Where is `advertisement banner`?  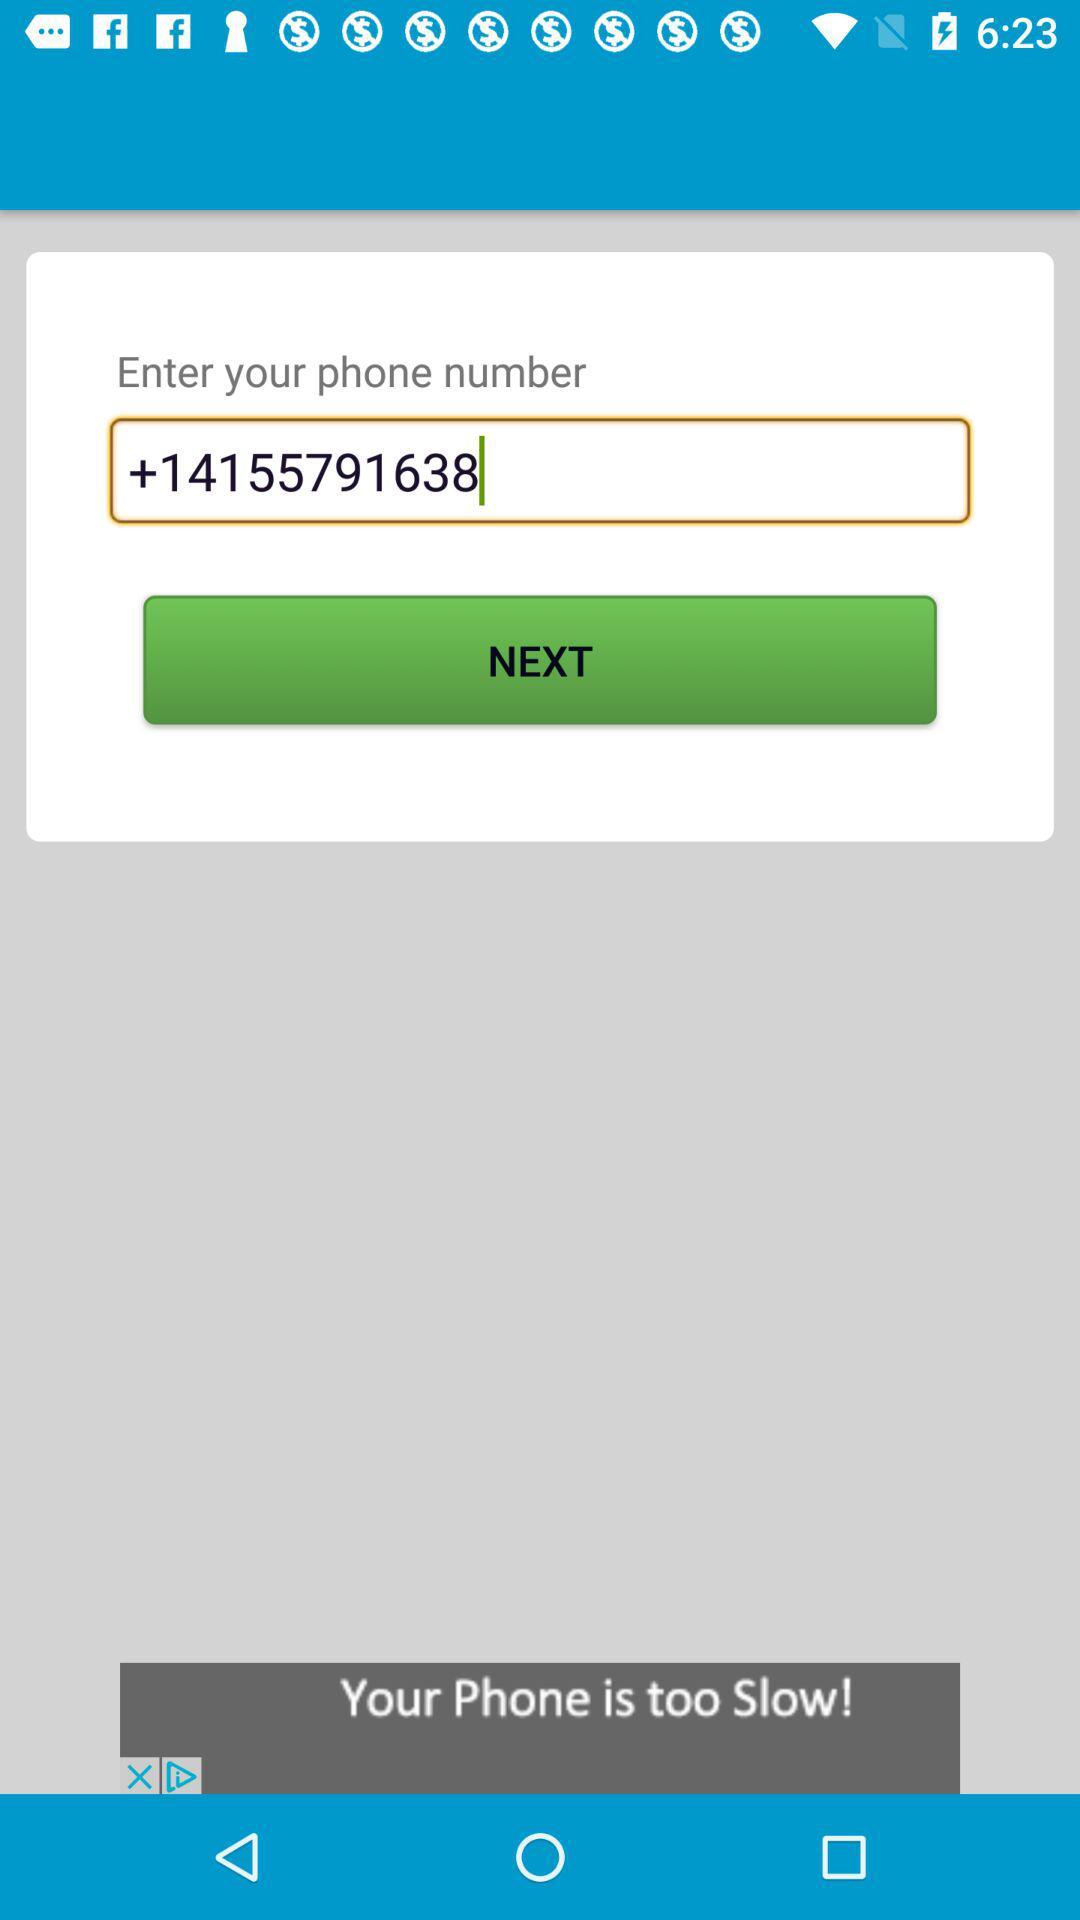 advertisement banner is located at coordinates (540, 1727).